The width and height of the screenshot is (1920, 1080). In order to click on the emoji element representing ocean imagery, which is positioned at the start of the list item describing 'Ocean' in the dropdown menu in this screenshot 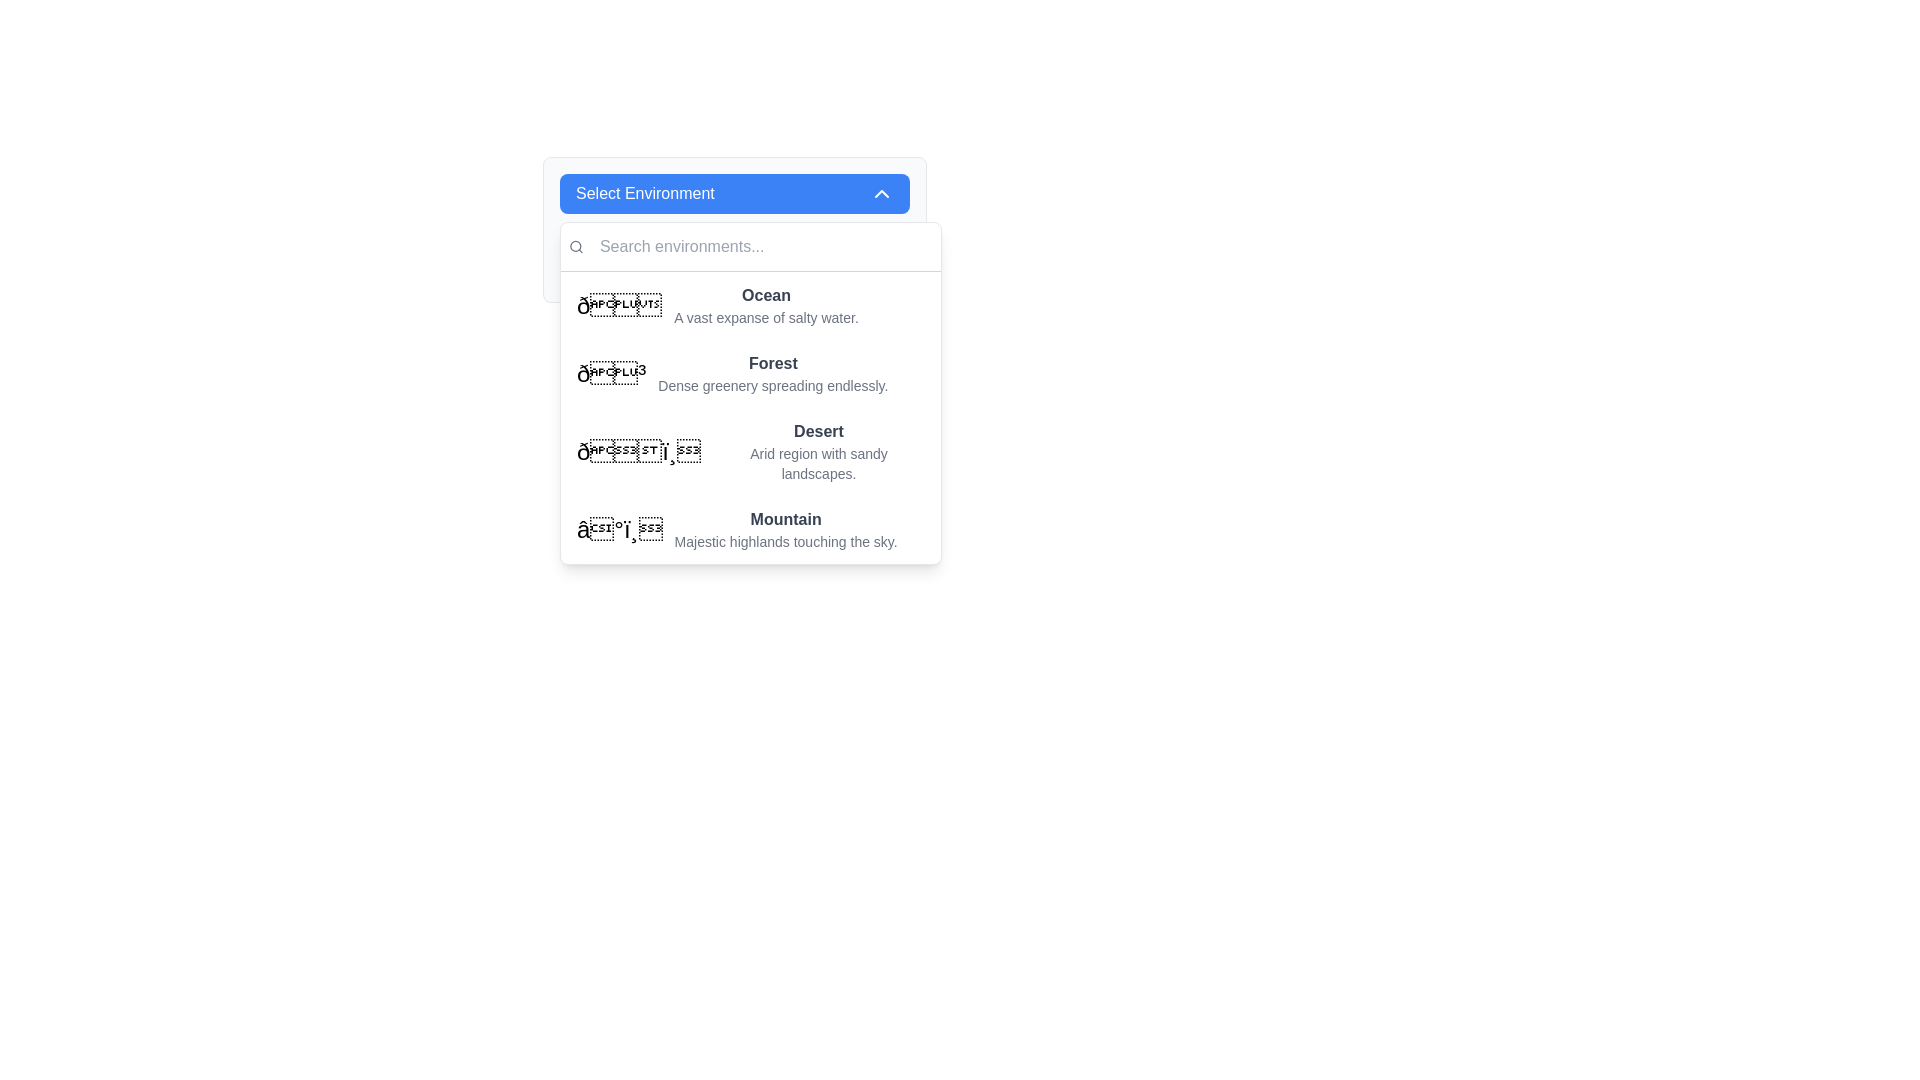, I will do `click(618, 305)`.